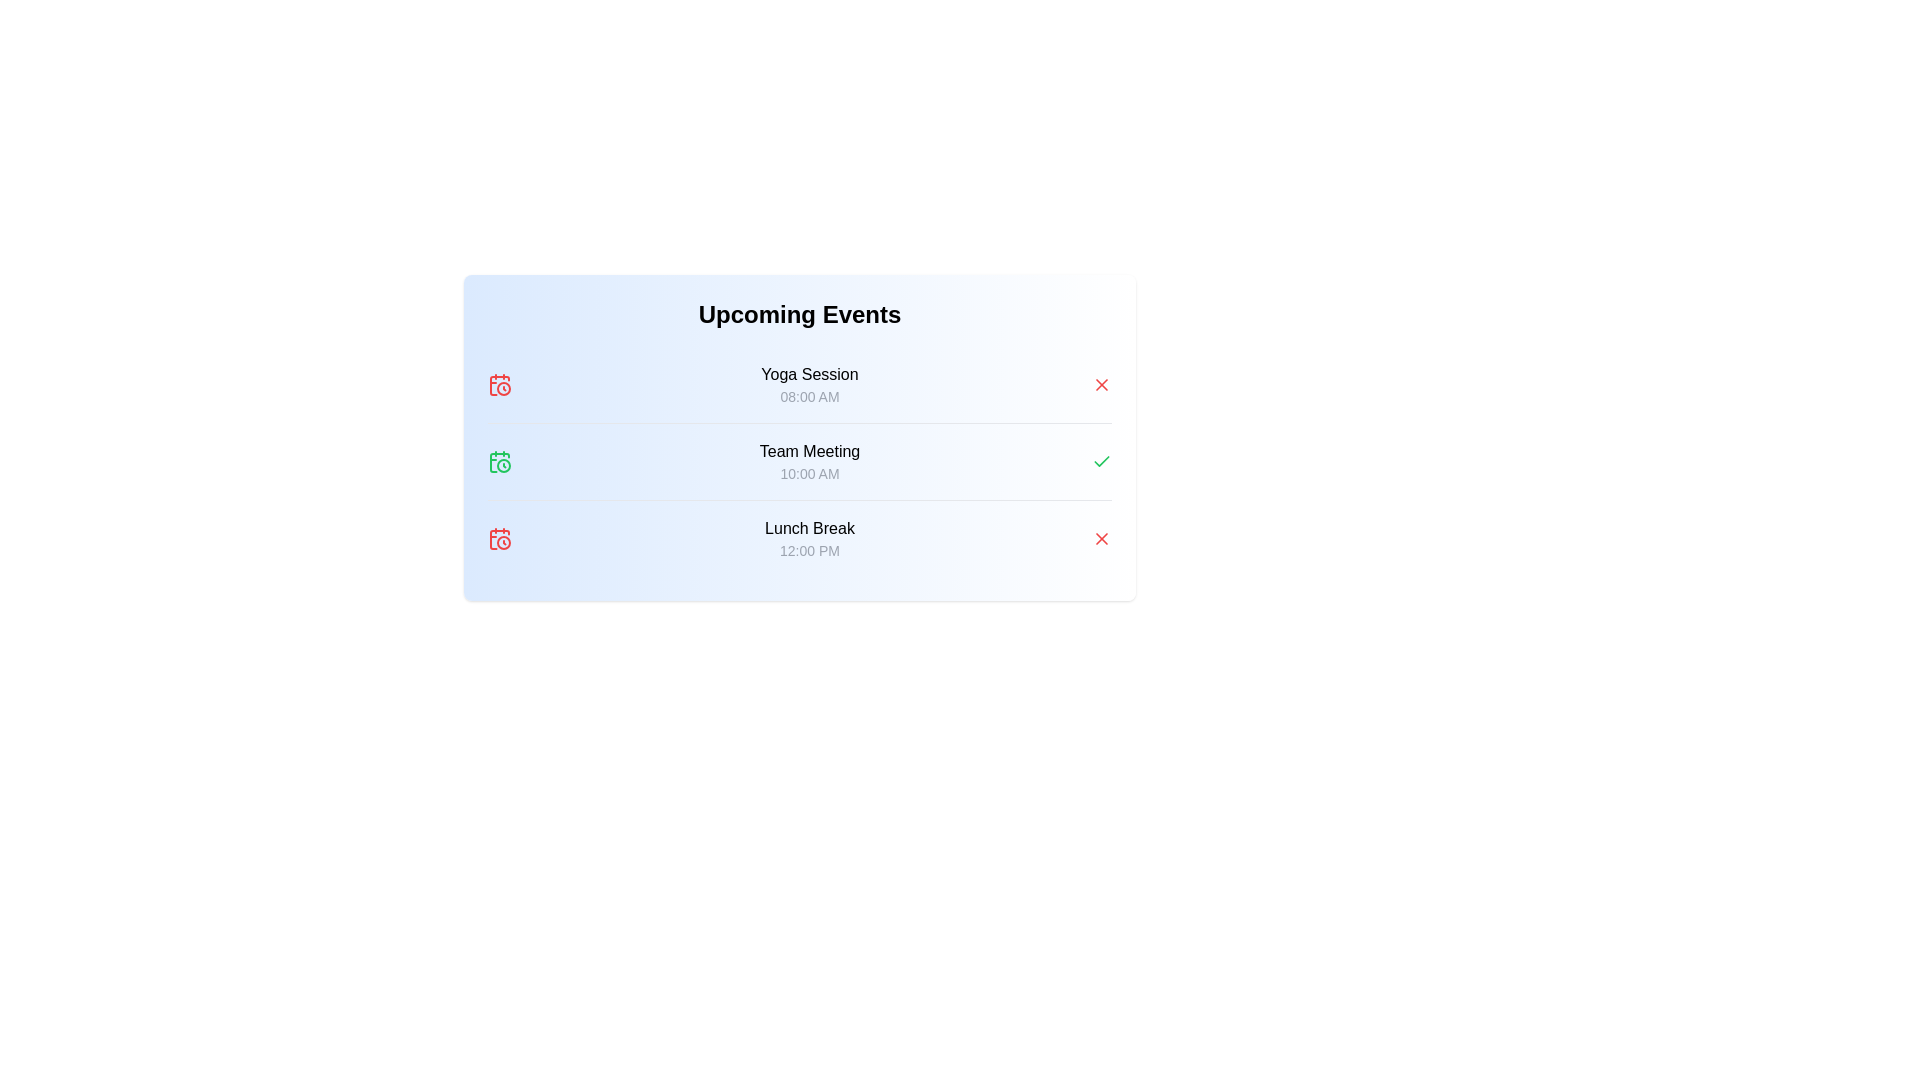 This screenshot has height=1080, width=1920. What do you see at coordinates (499, 385) in the screenshot?
I see `the icon representing the scheduled event for the 'Yoga Session' in the first row of the 'Upcoming Events' list` at bounding box center [499, 385].